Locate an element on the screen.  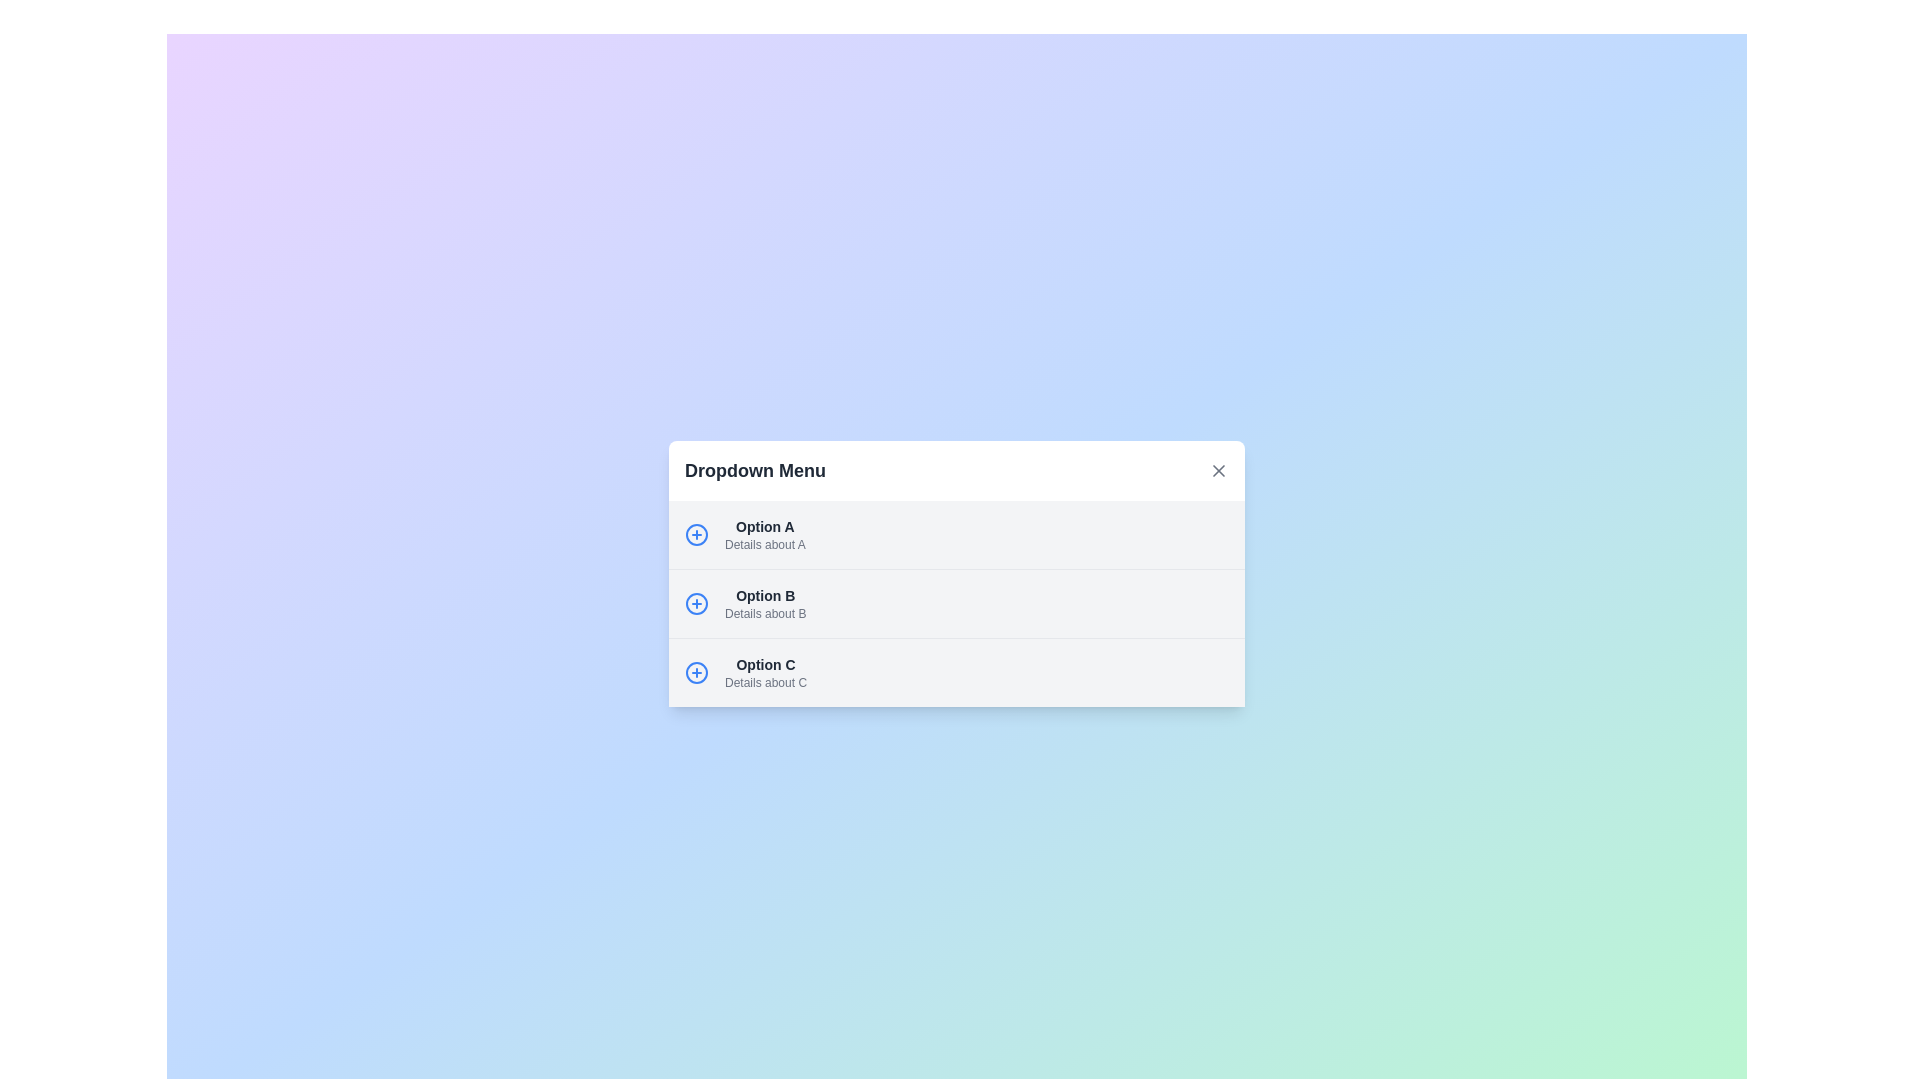
the text label displaying 'Option C', which is in bold, dark gray font and located in the third row of a dropdown menu is located at coordinates (765, 664).